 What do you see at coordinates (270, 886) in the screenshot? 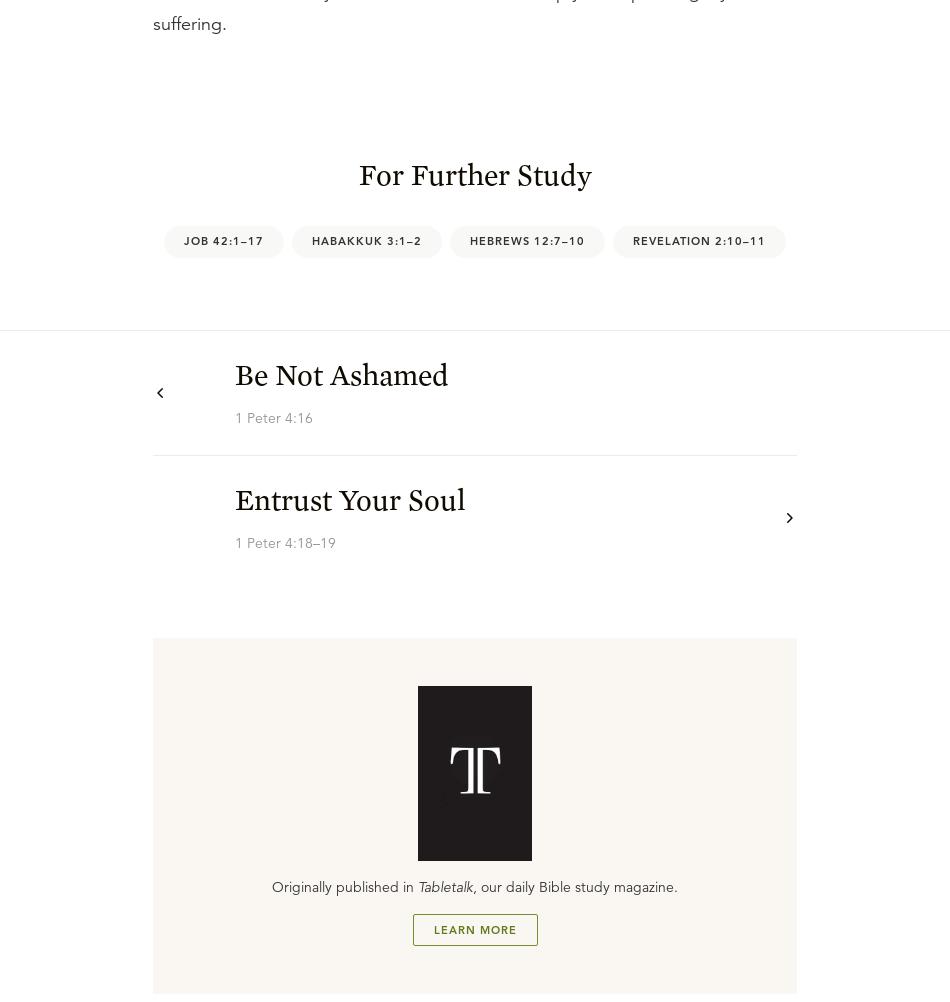
I see `'Originally published in'` at bounding box center [270, 886].